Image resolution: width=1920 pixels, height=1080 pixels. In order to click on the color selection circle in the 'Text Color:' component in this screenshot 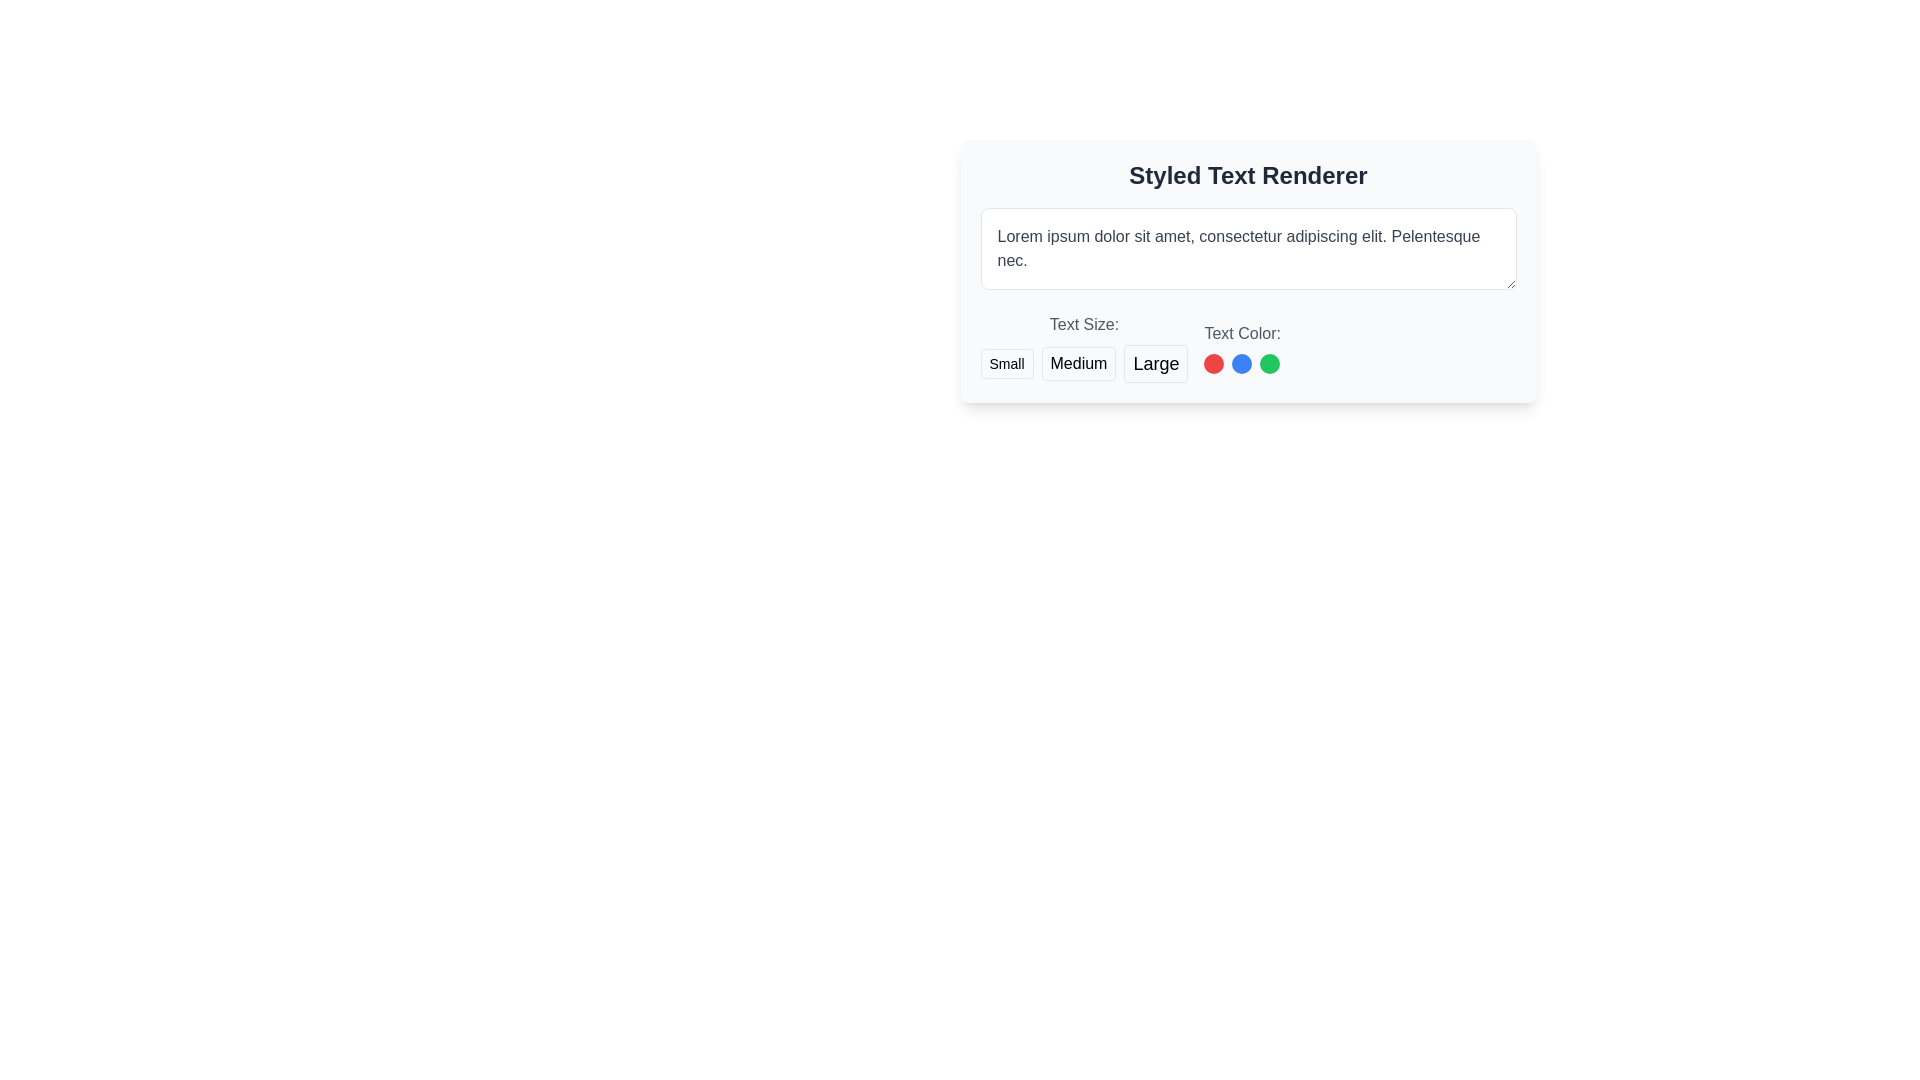, I will do `click(1241, 346)`.